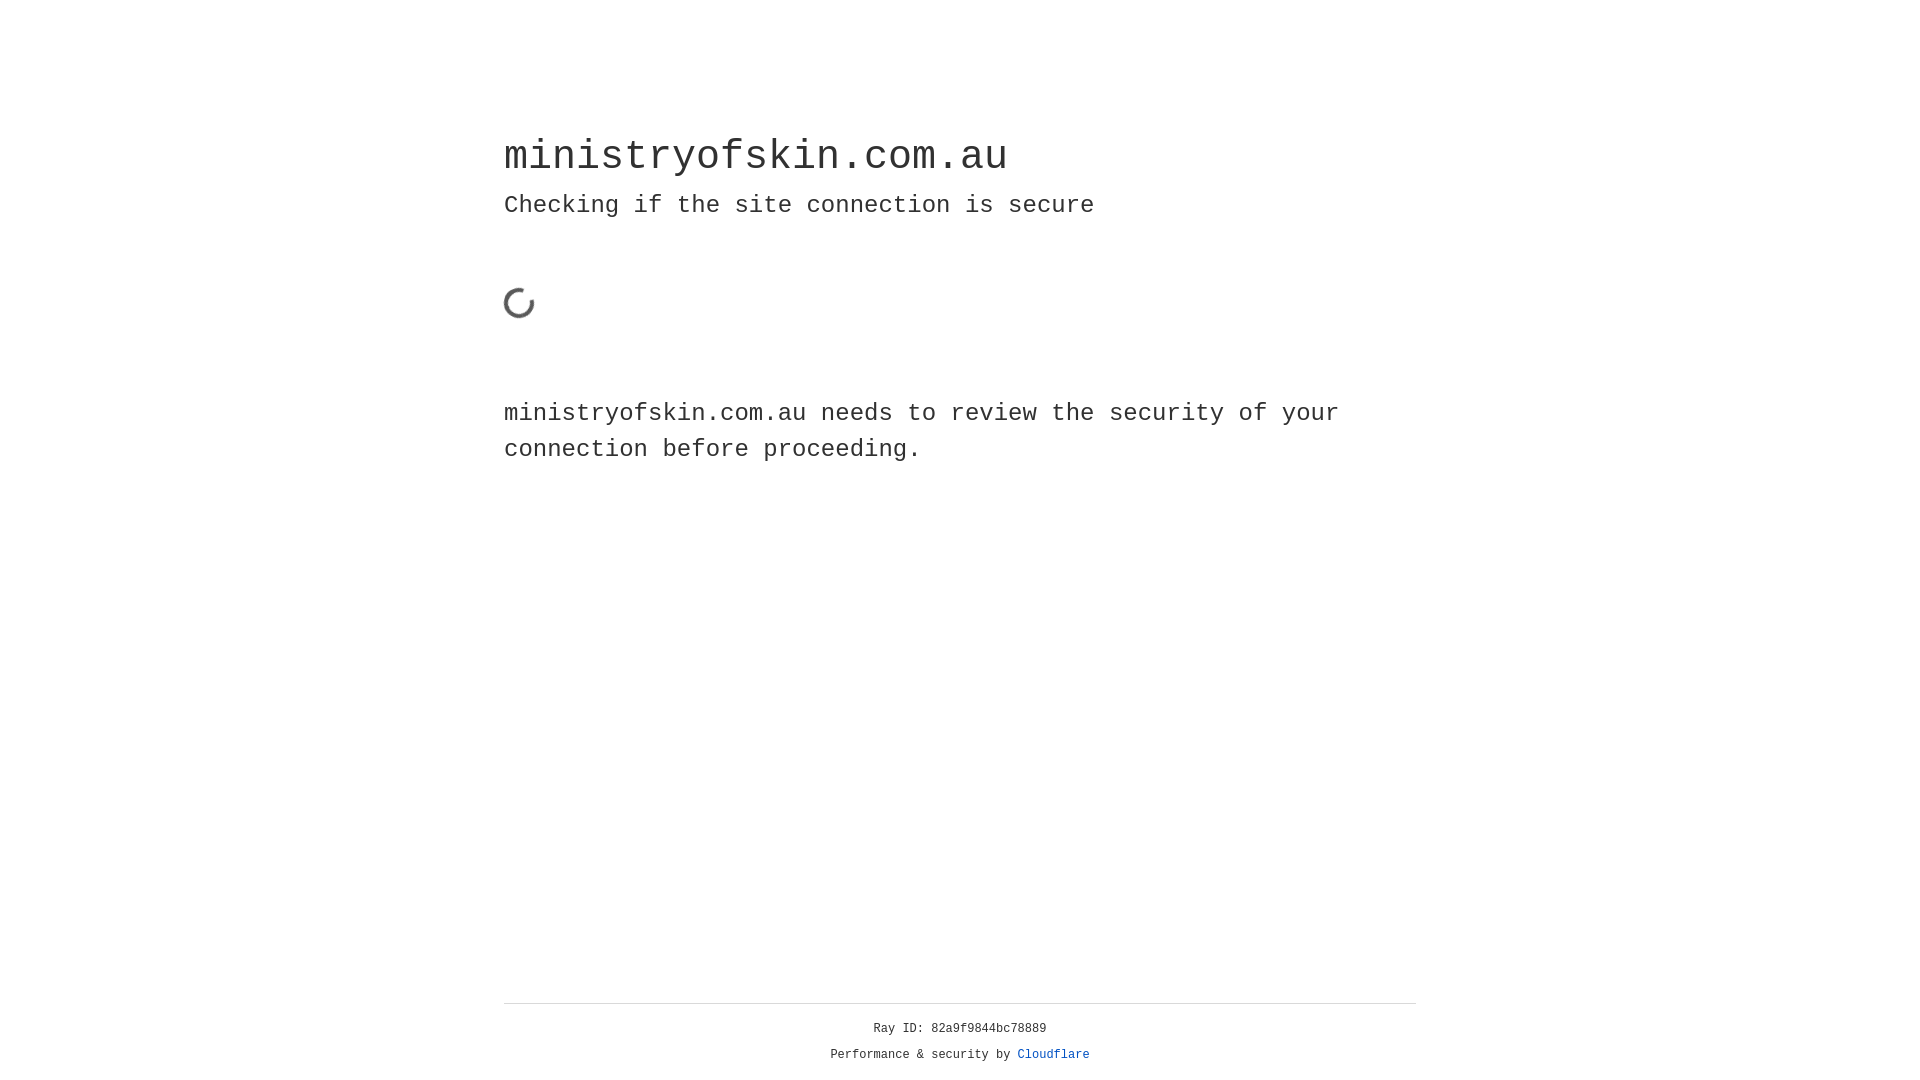  Describe the element at coordinates (1053, 1054) in the screenshot. I see `'Cloudflare'` at that location.